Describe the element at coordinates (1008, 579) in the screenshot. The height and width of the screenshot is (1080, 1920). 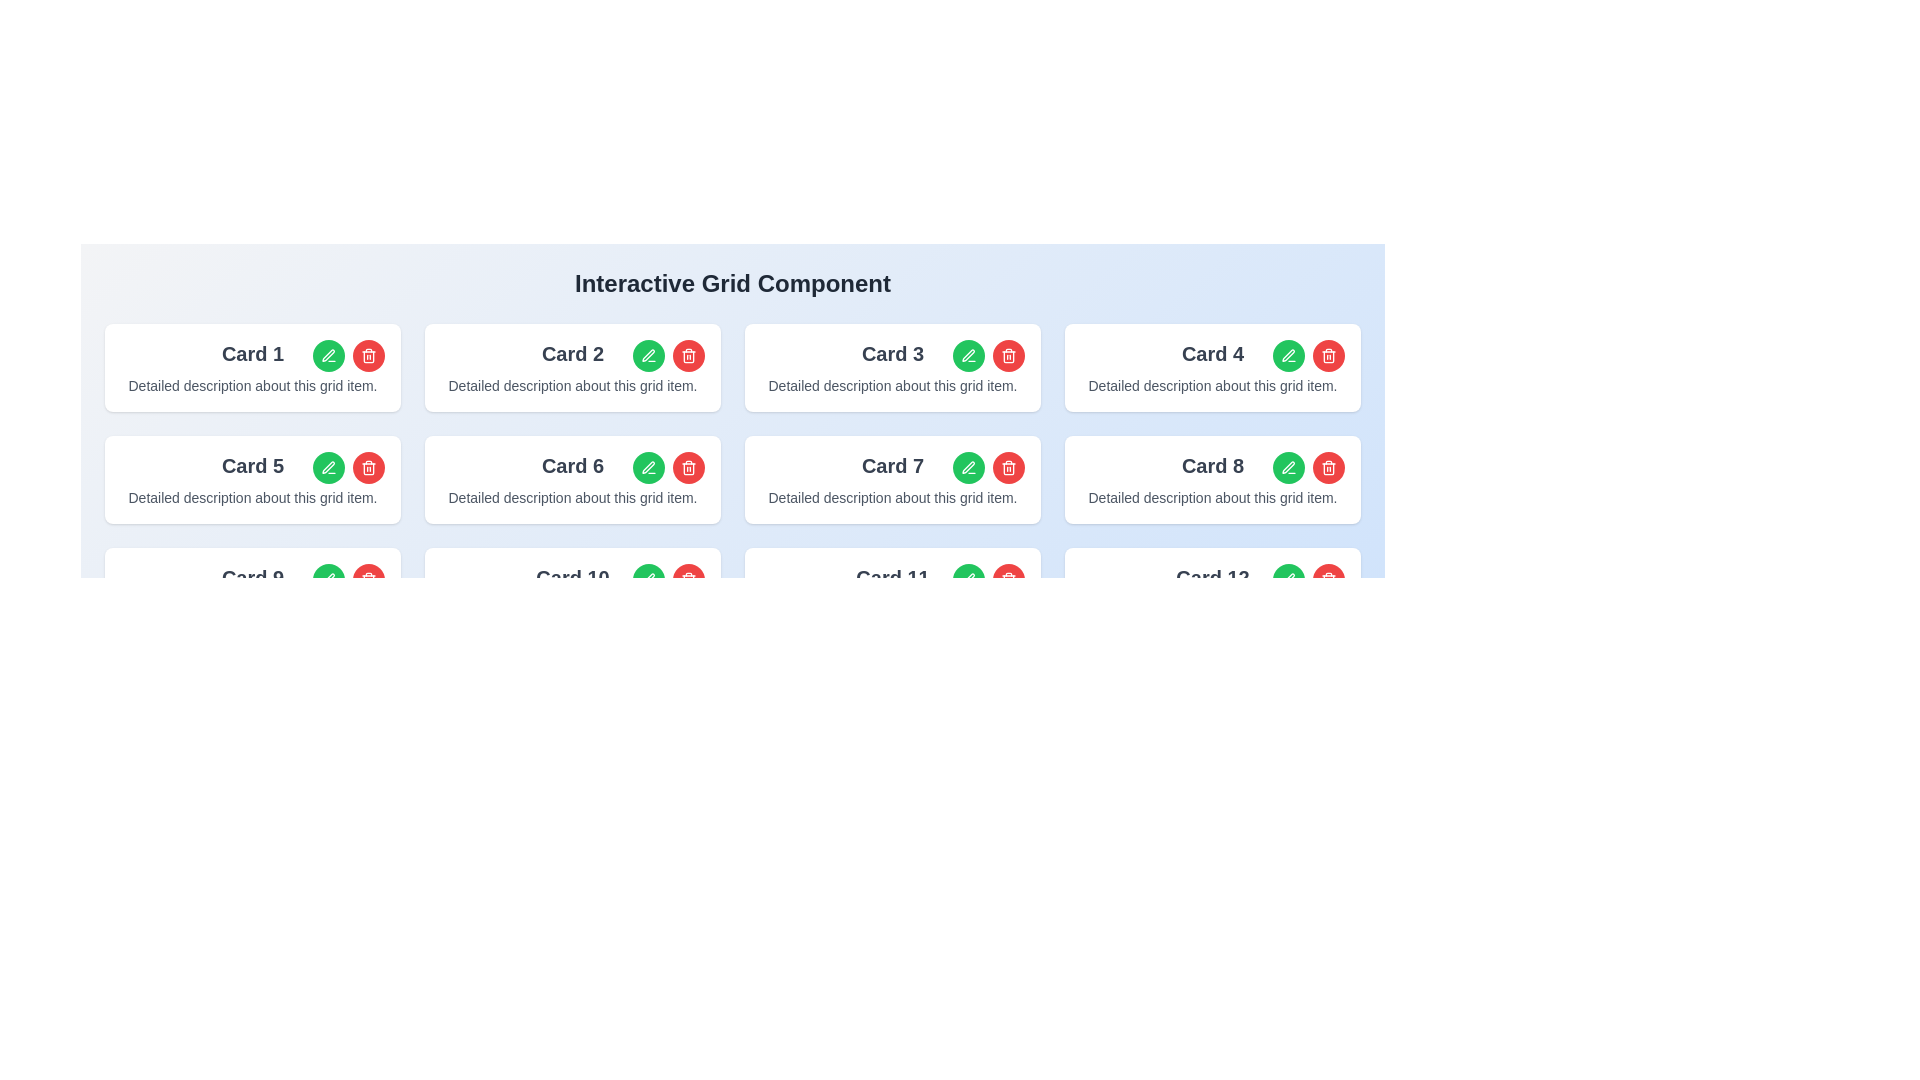
I see `the delete icon button located in the bottom row of the grid component, specifically in Card 13, positioned to the right of the card’s header and description, next to the green edit icon` at that location.